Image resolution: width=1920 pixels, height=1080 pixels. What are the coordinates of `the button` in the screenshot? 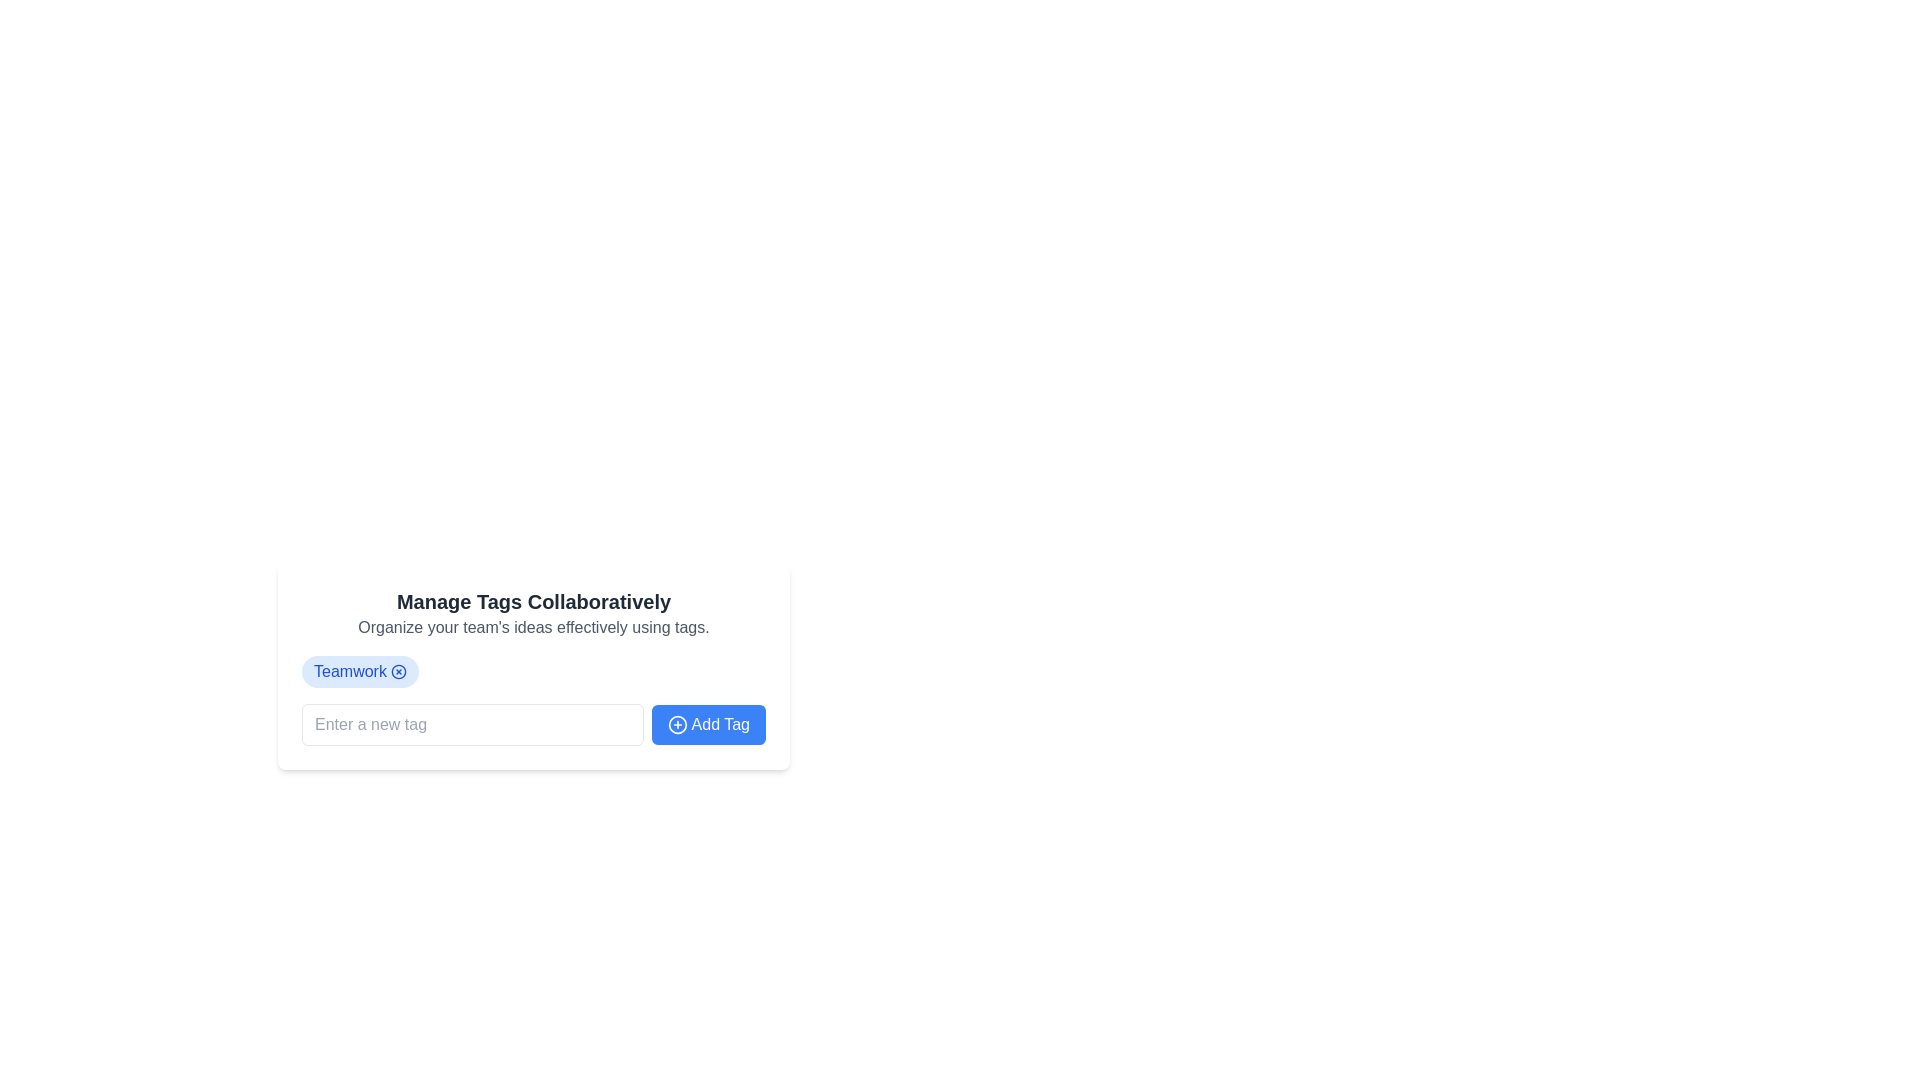 It's located at (708, 725).